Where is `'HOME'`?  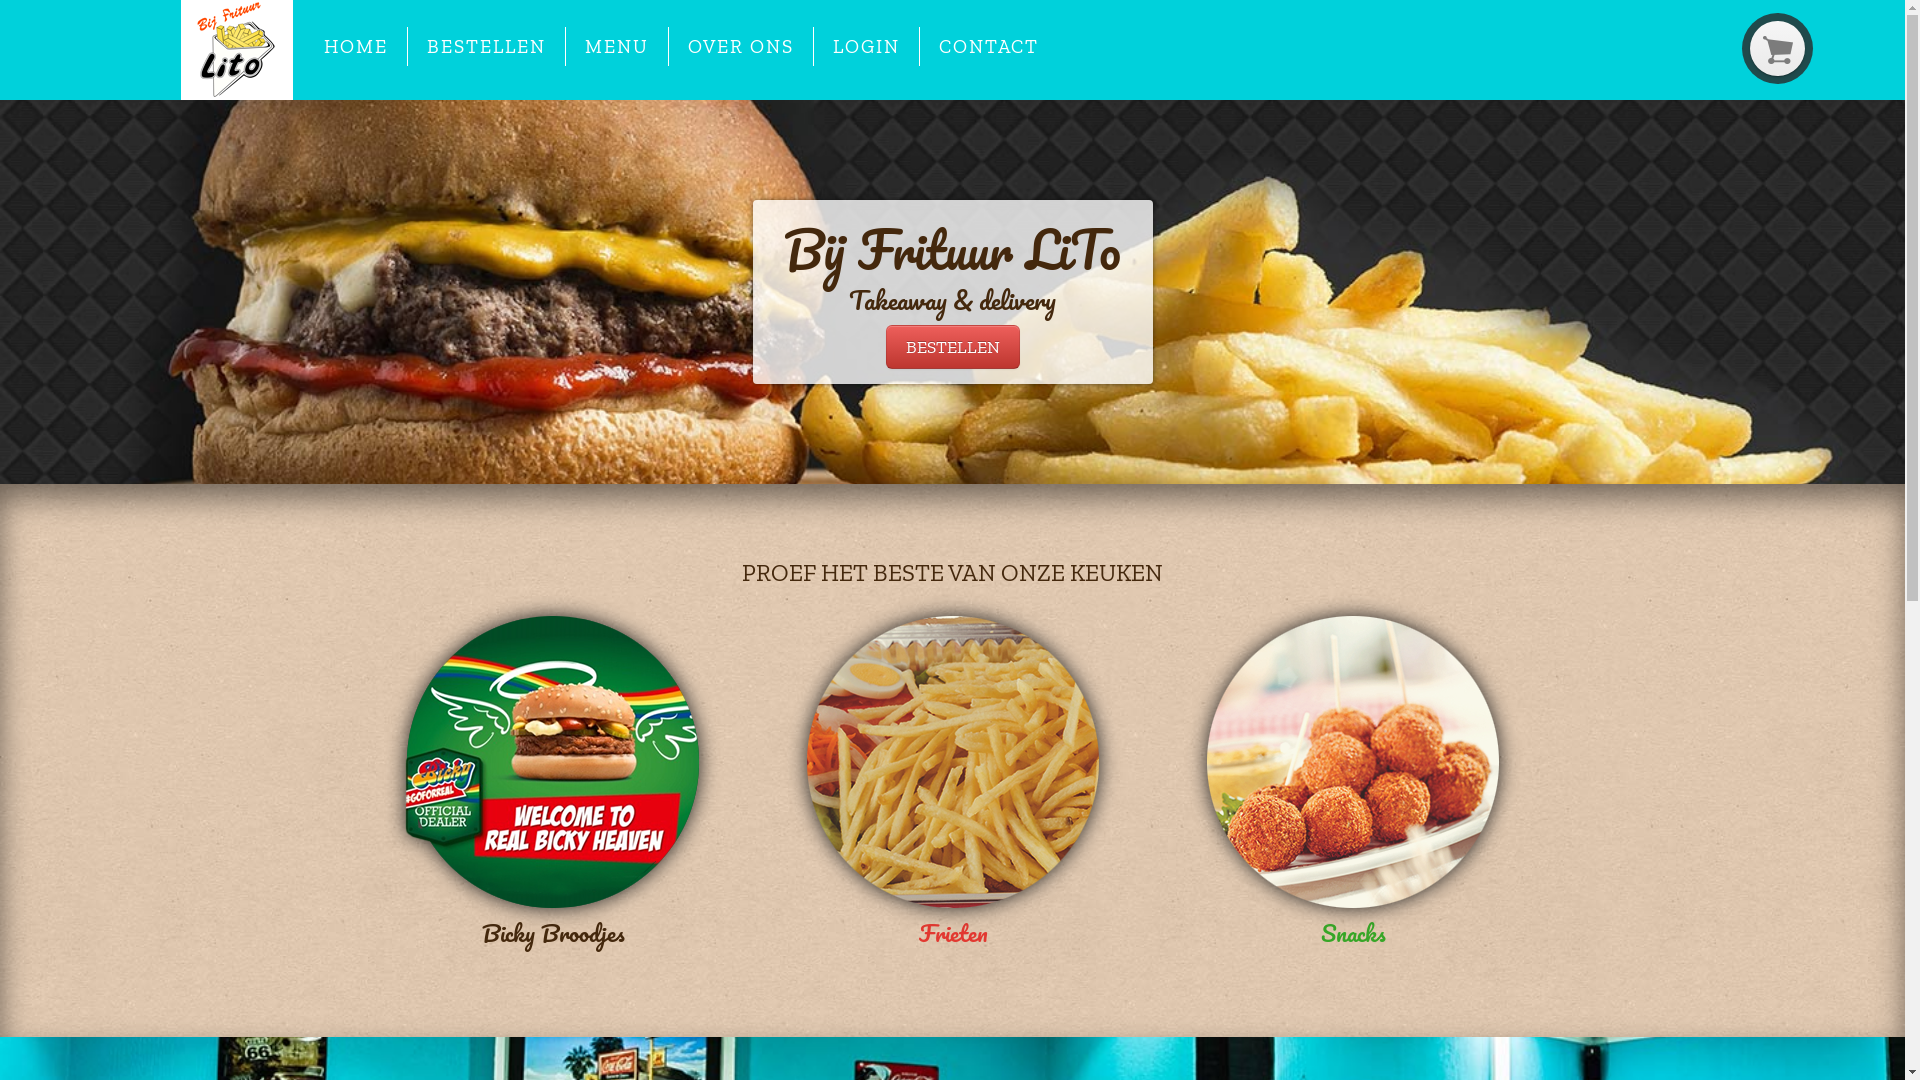
'HOME' is located at coordinates (304, 45).